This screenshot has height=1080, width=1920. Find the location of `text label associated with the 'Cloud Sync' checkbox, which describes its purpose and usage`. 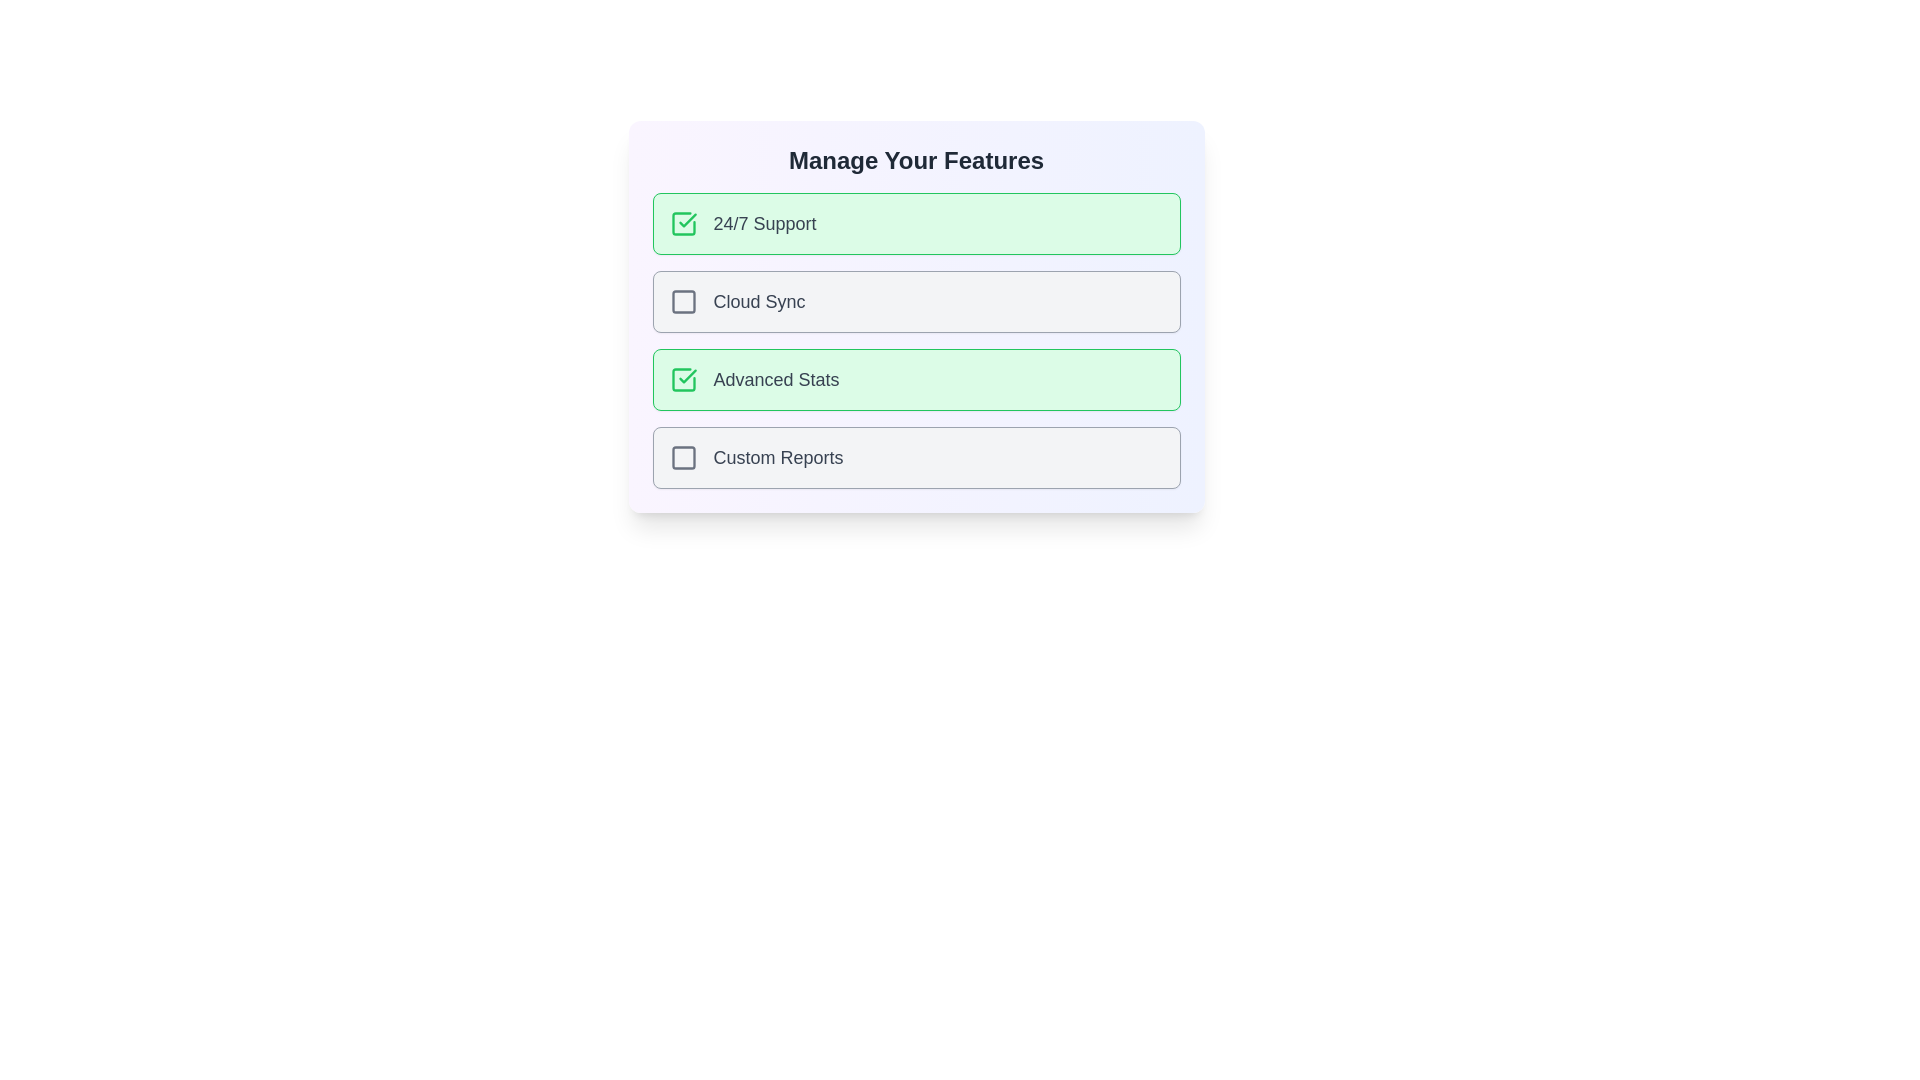

text label associated with the 'Cloud Sync' checkbox, which describes its purpose and usage is located at coordinates (736, 301).